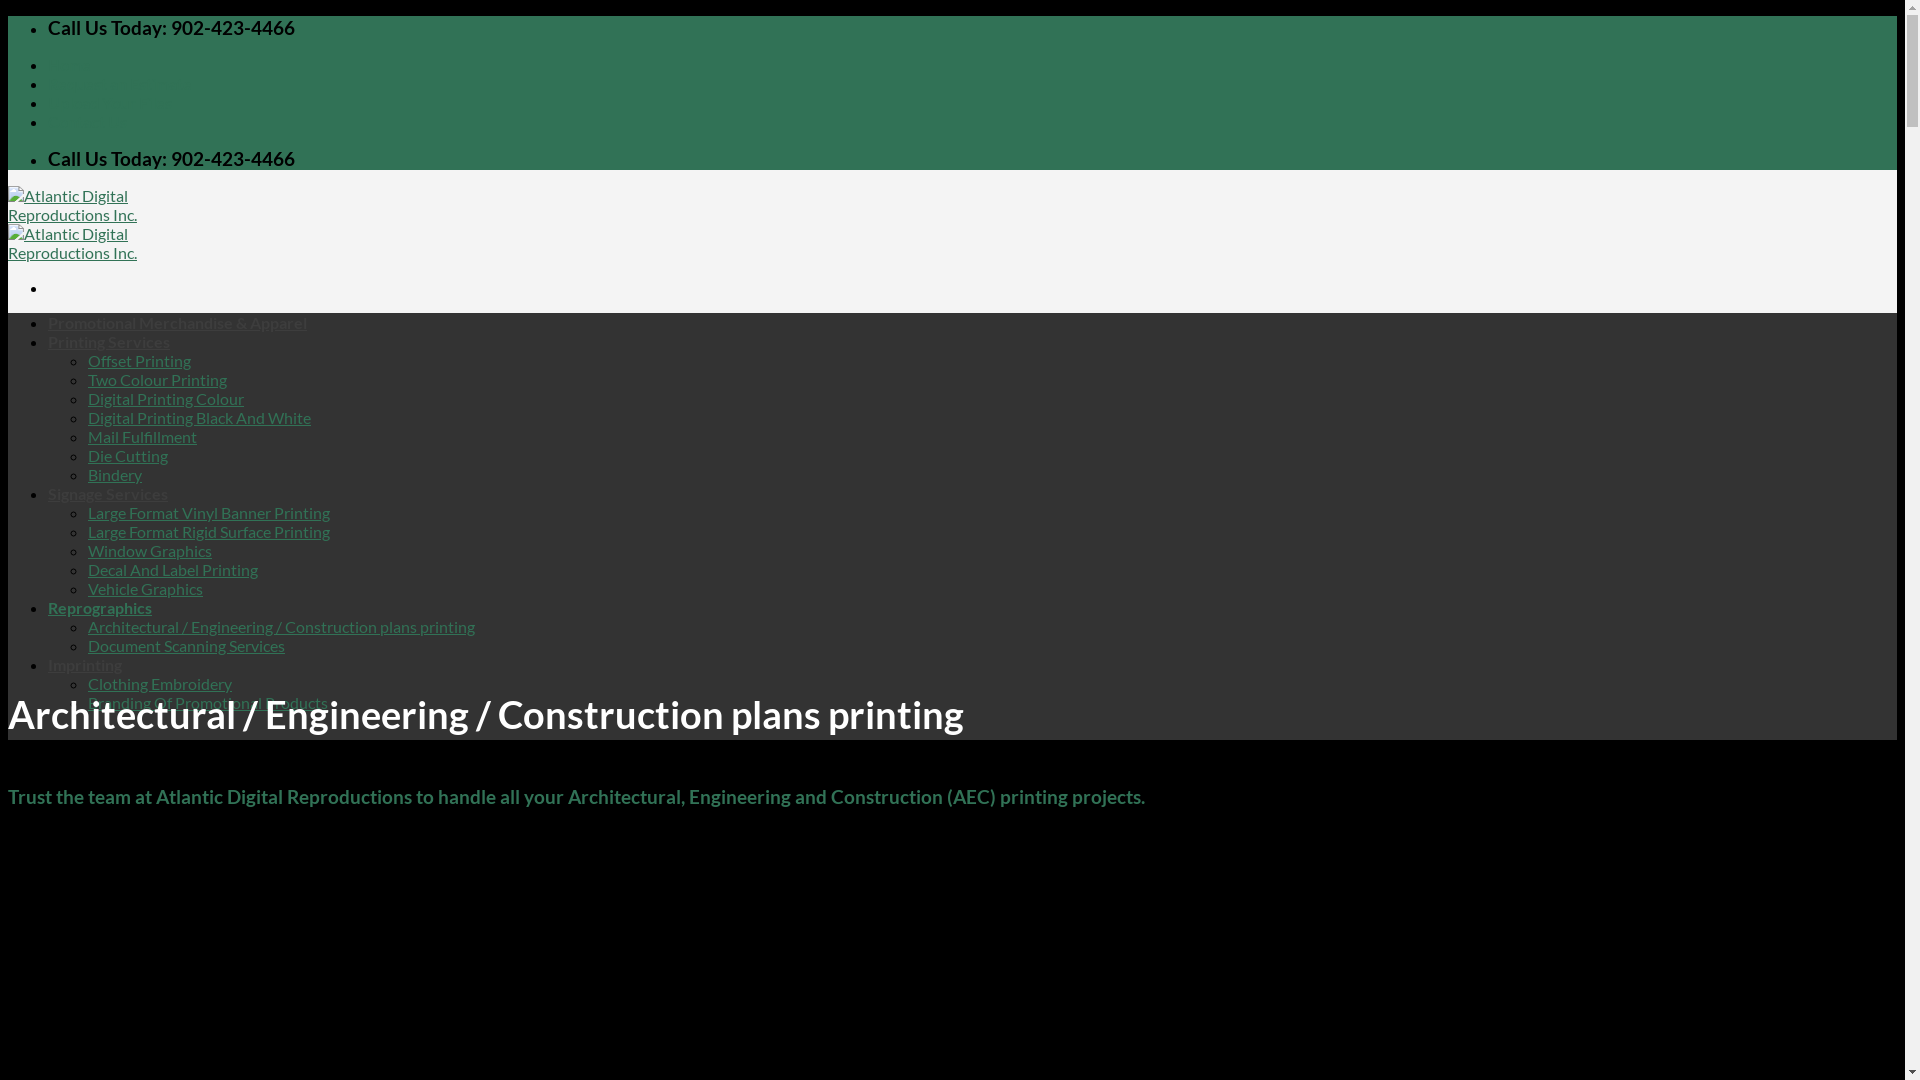 The image size is (1920, 1080). I want to click on 'Home', so click(48, 63).